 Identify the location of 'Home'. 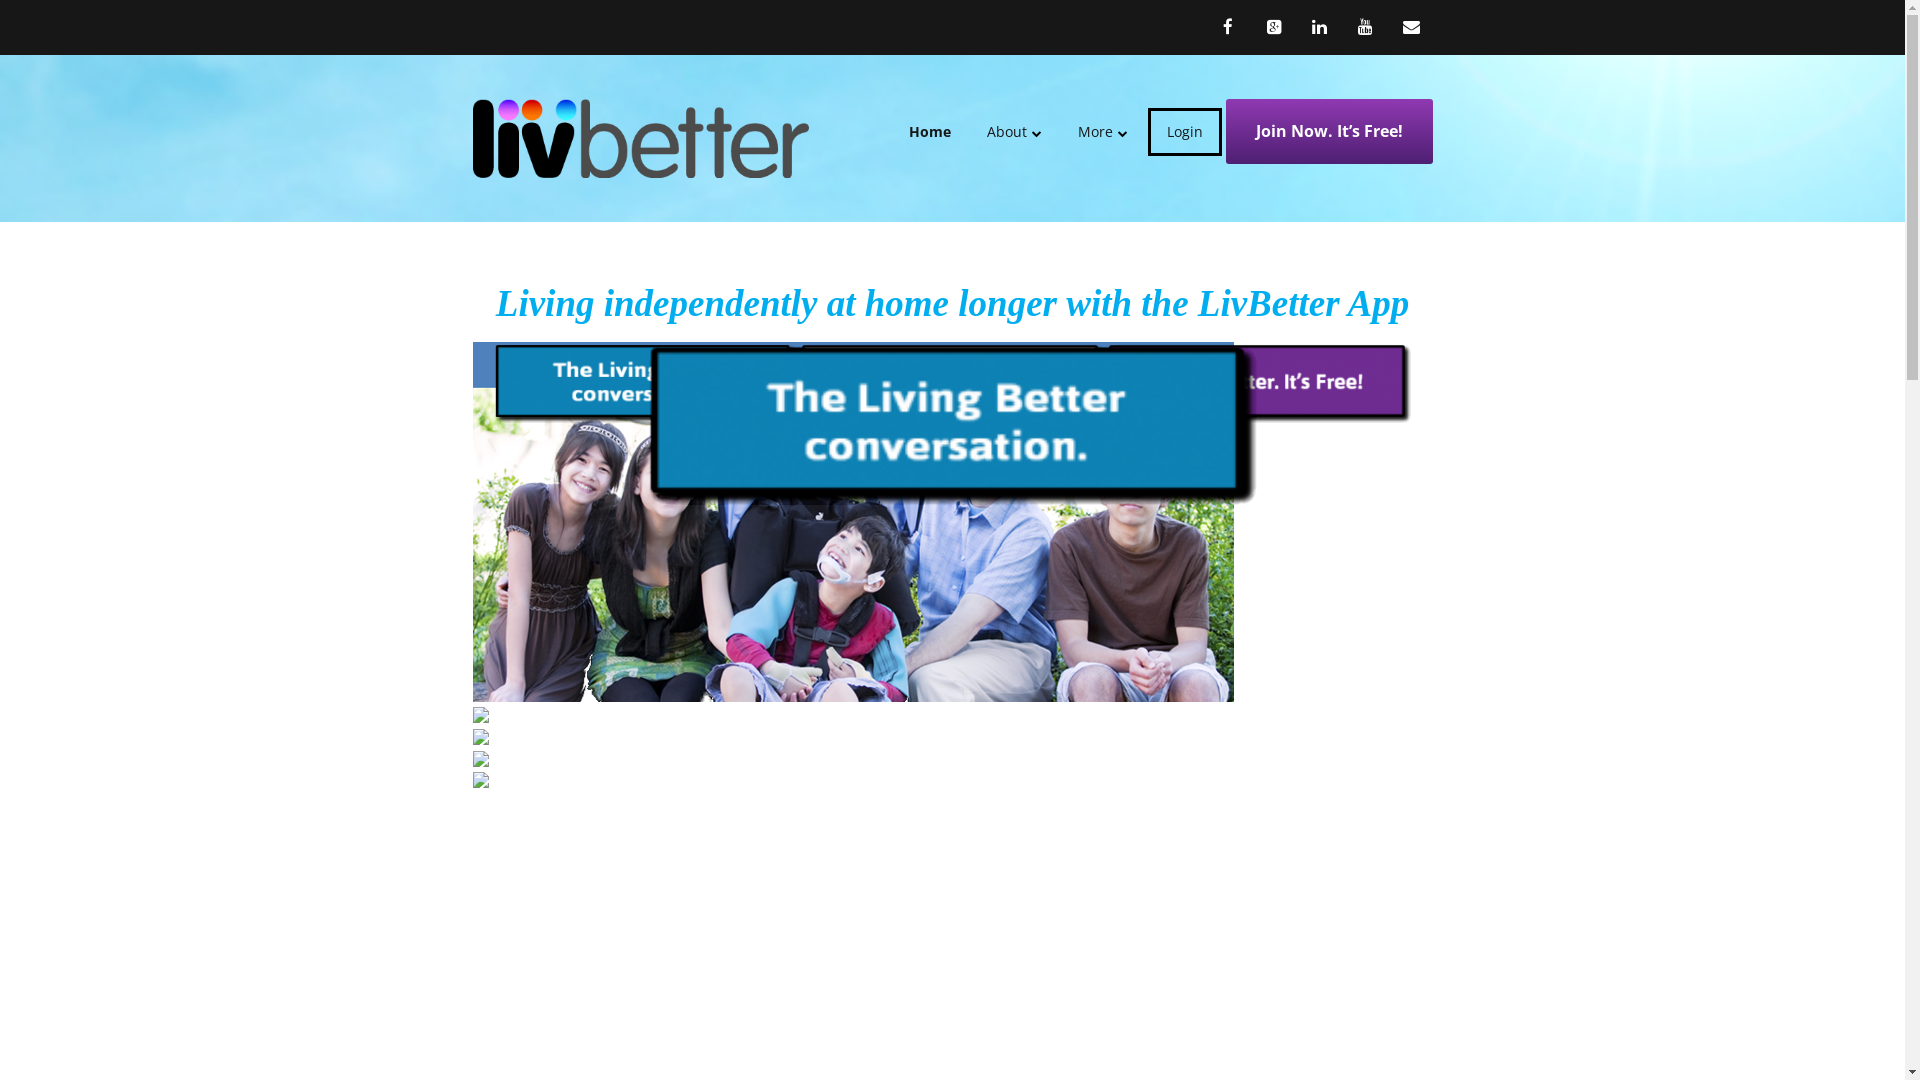
(935, 131).